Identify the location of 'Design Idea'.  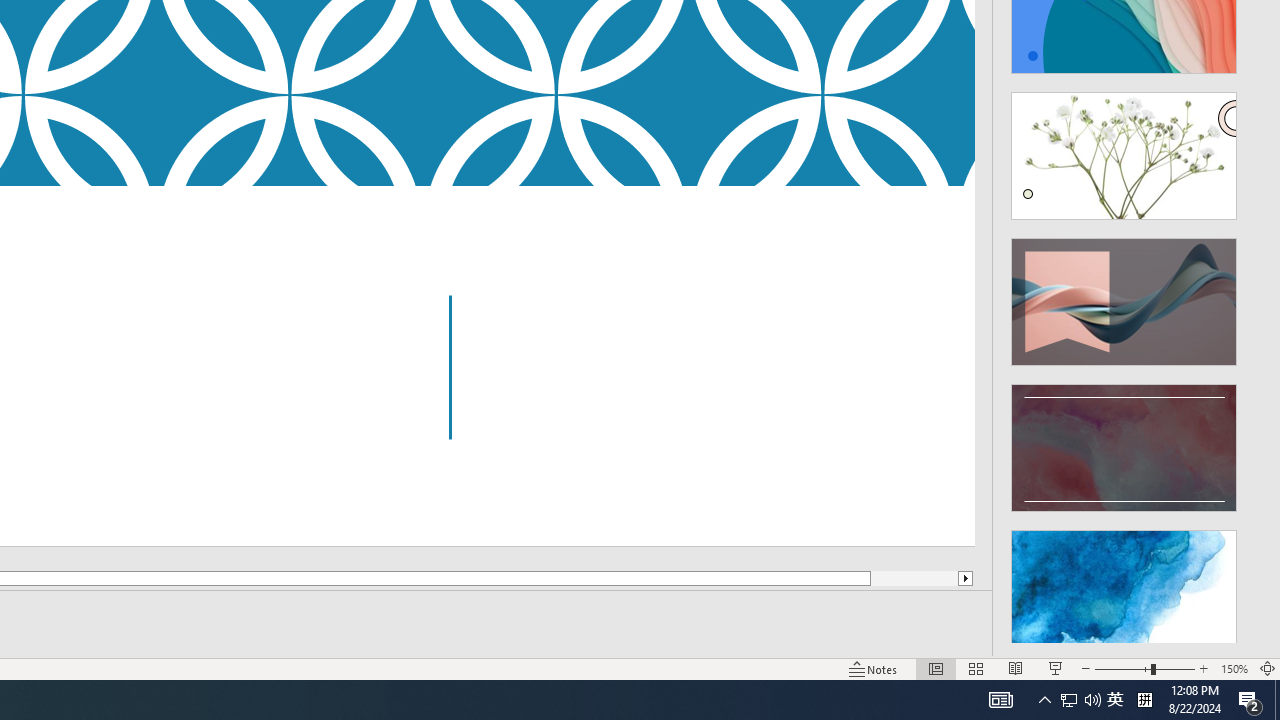
(1124, 586).